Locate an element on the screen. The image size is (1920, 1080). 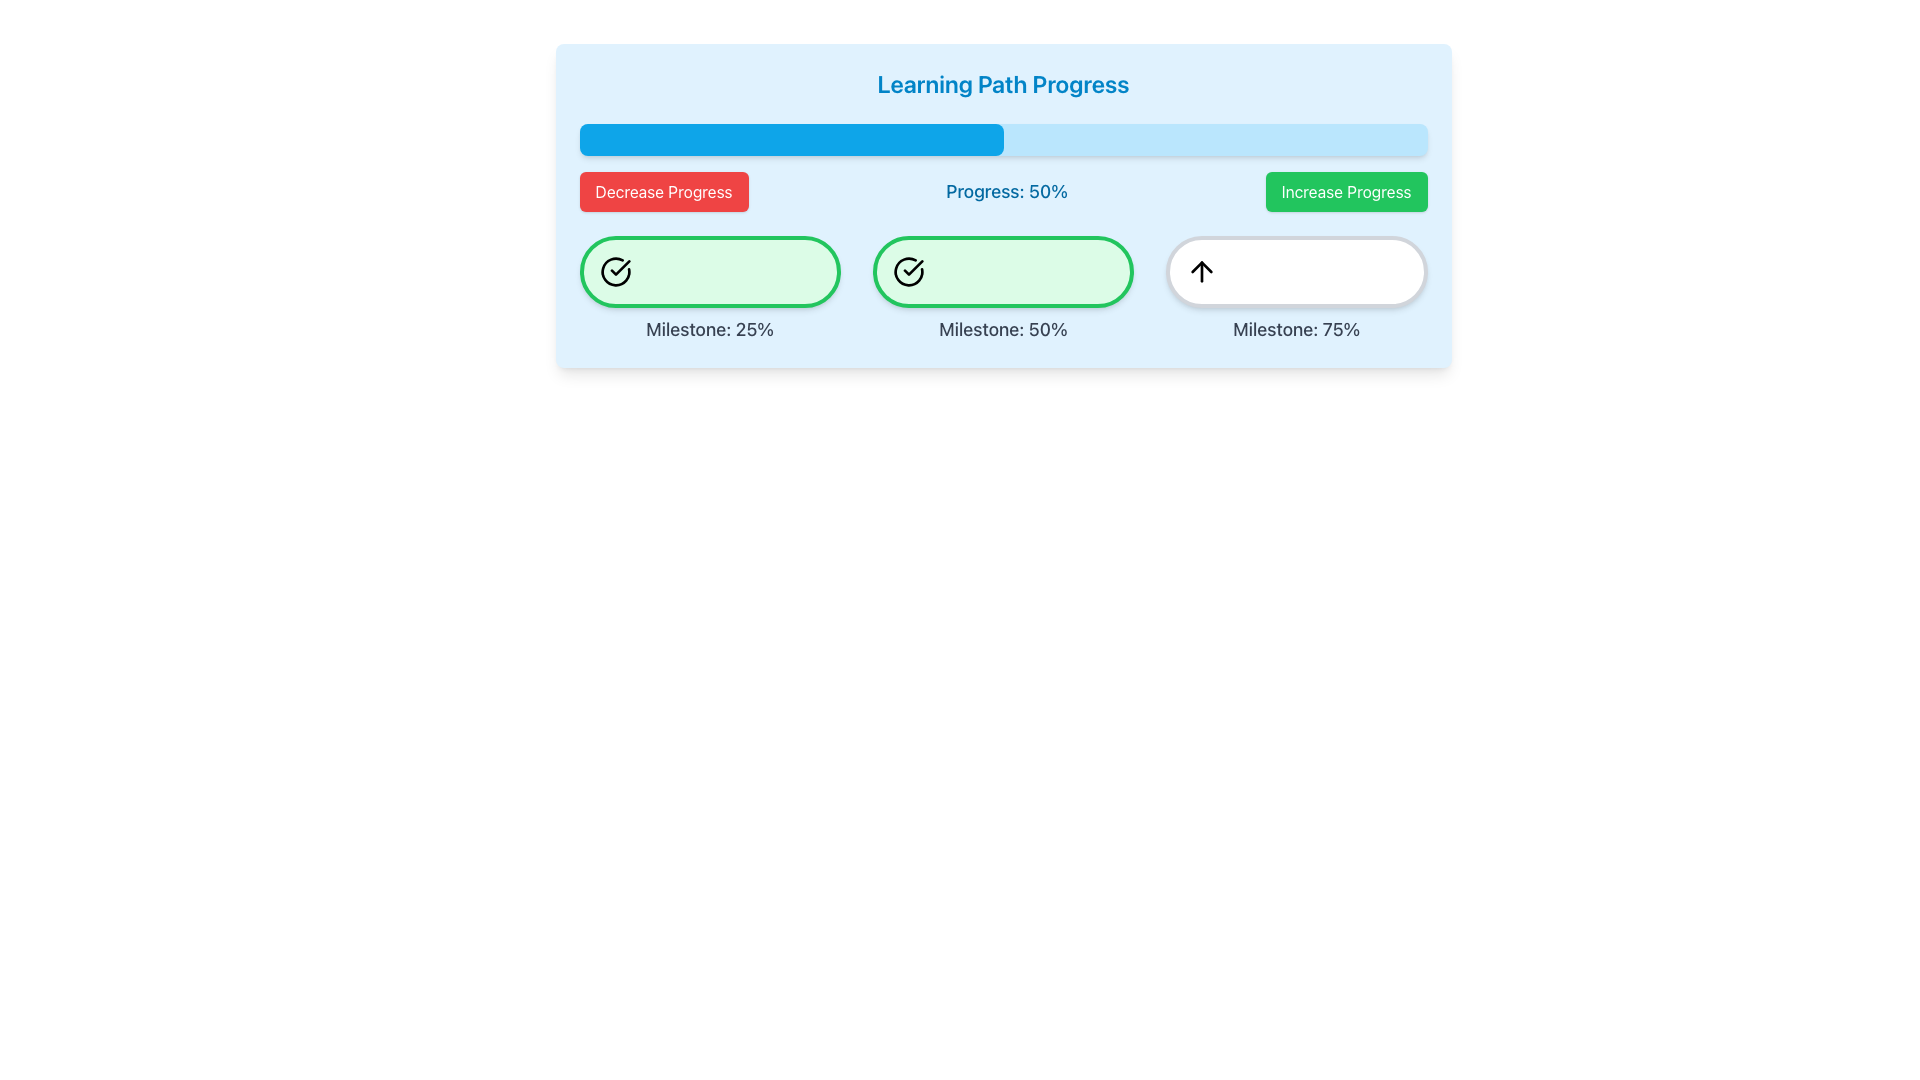
the 'Increase Progress' button, which is a green rectangular button with white text and a rounded border, located in the top-right portion of the interface is located at coordinates (1346, 192).